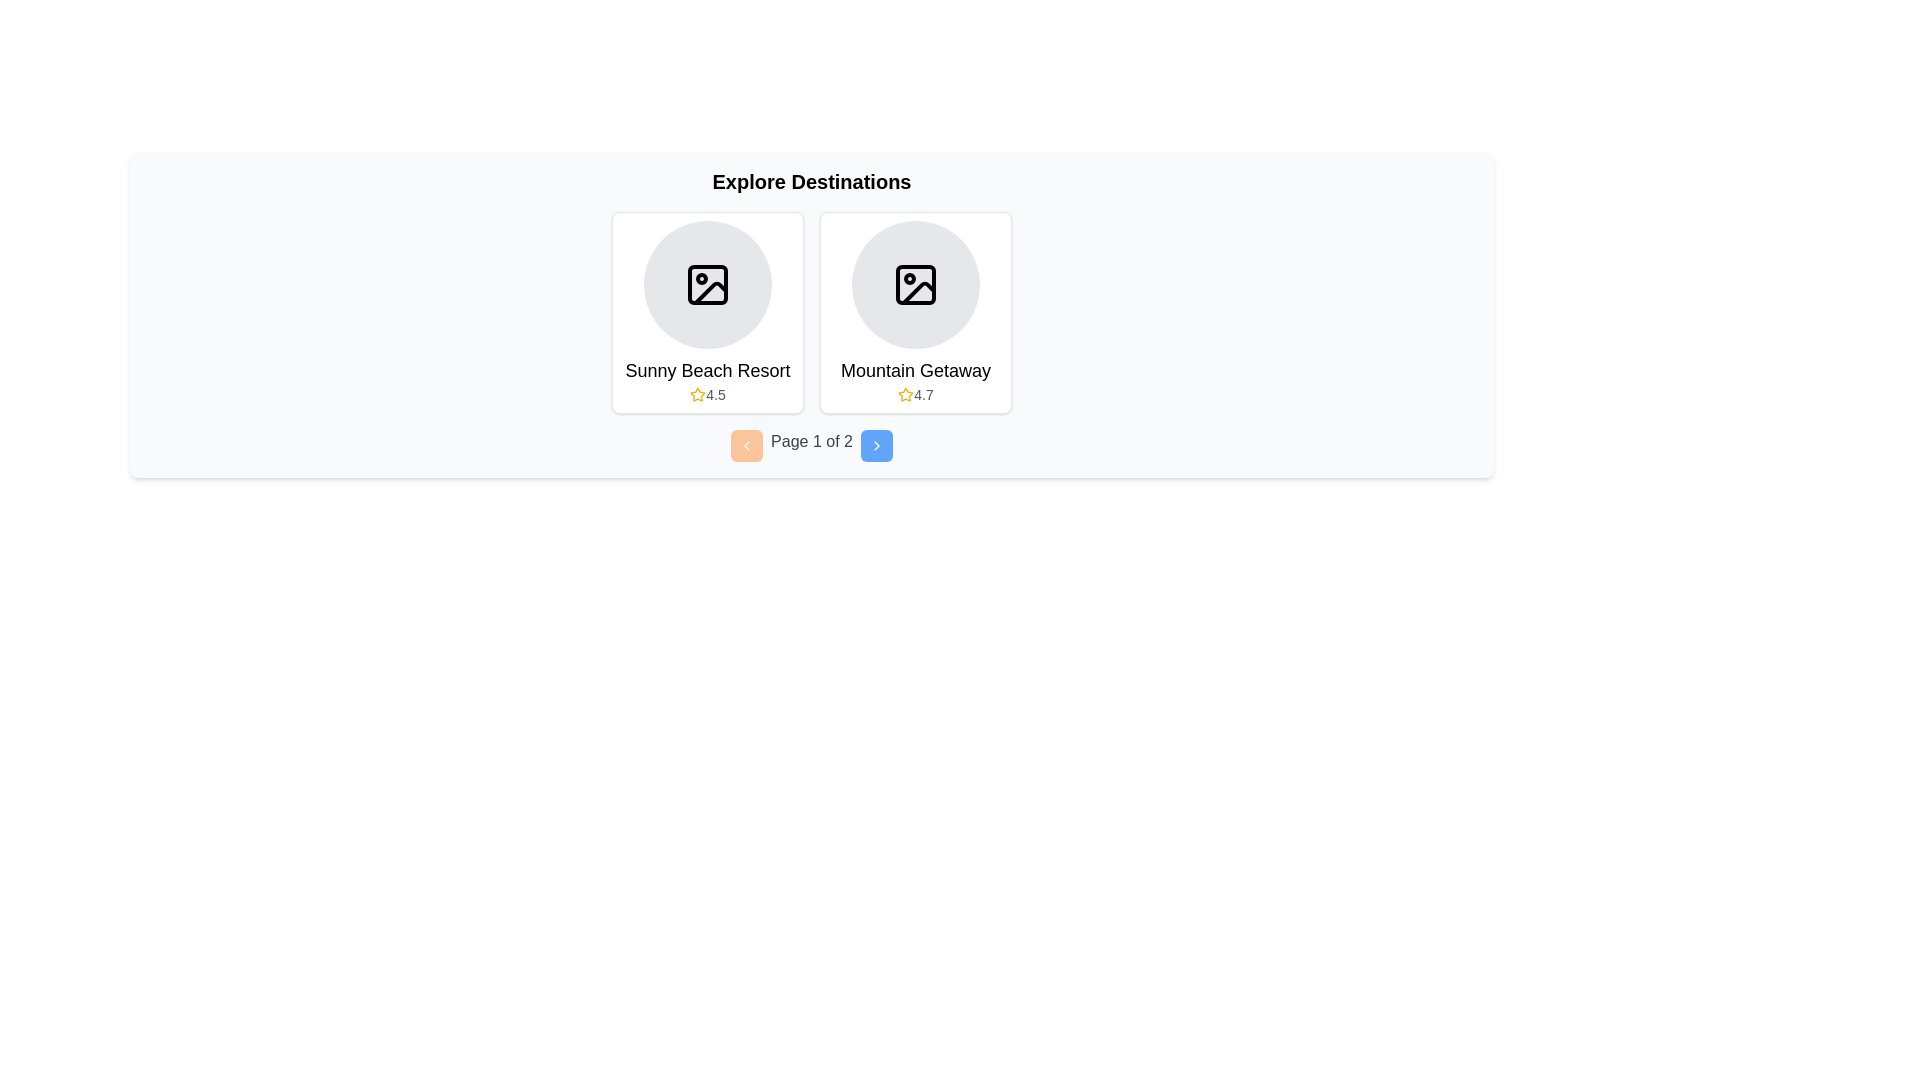 This screenshot has height=1080, width=1920. Describe the element at coordinates (876, 445) in the screenshot. I see `the right-pointing arrow icon located within the rounded rectangular button at the bottom center of the interface` at that location.